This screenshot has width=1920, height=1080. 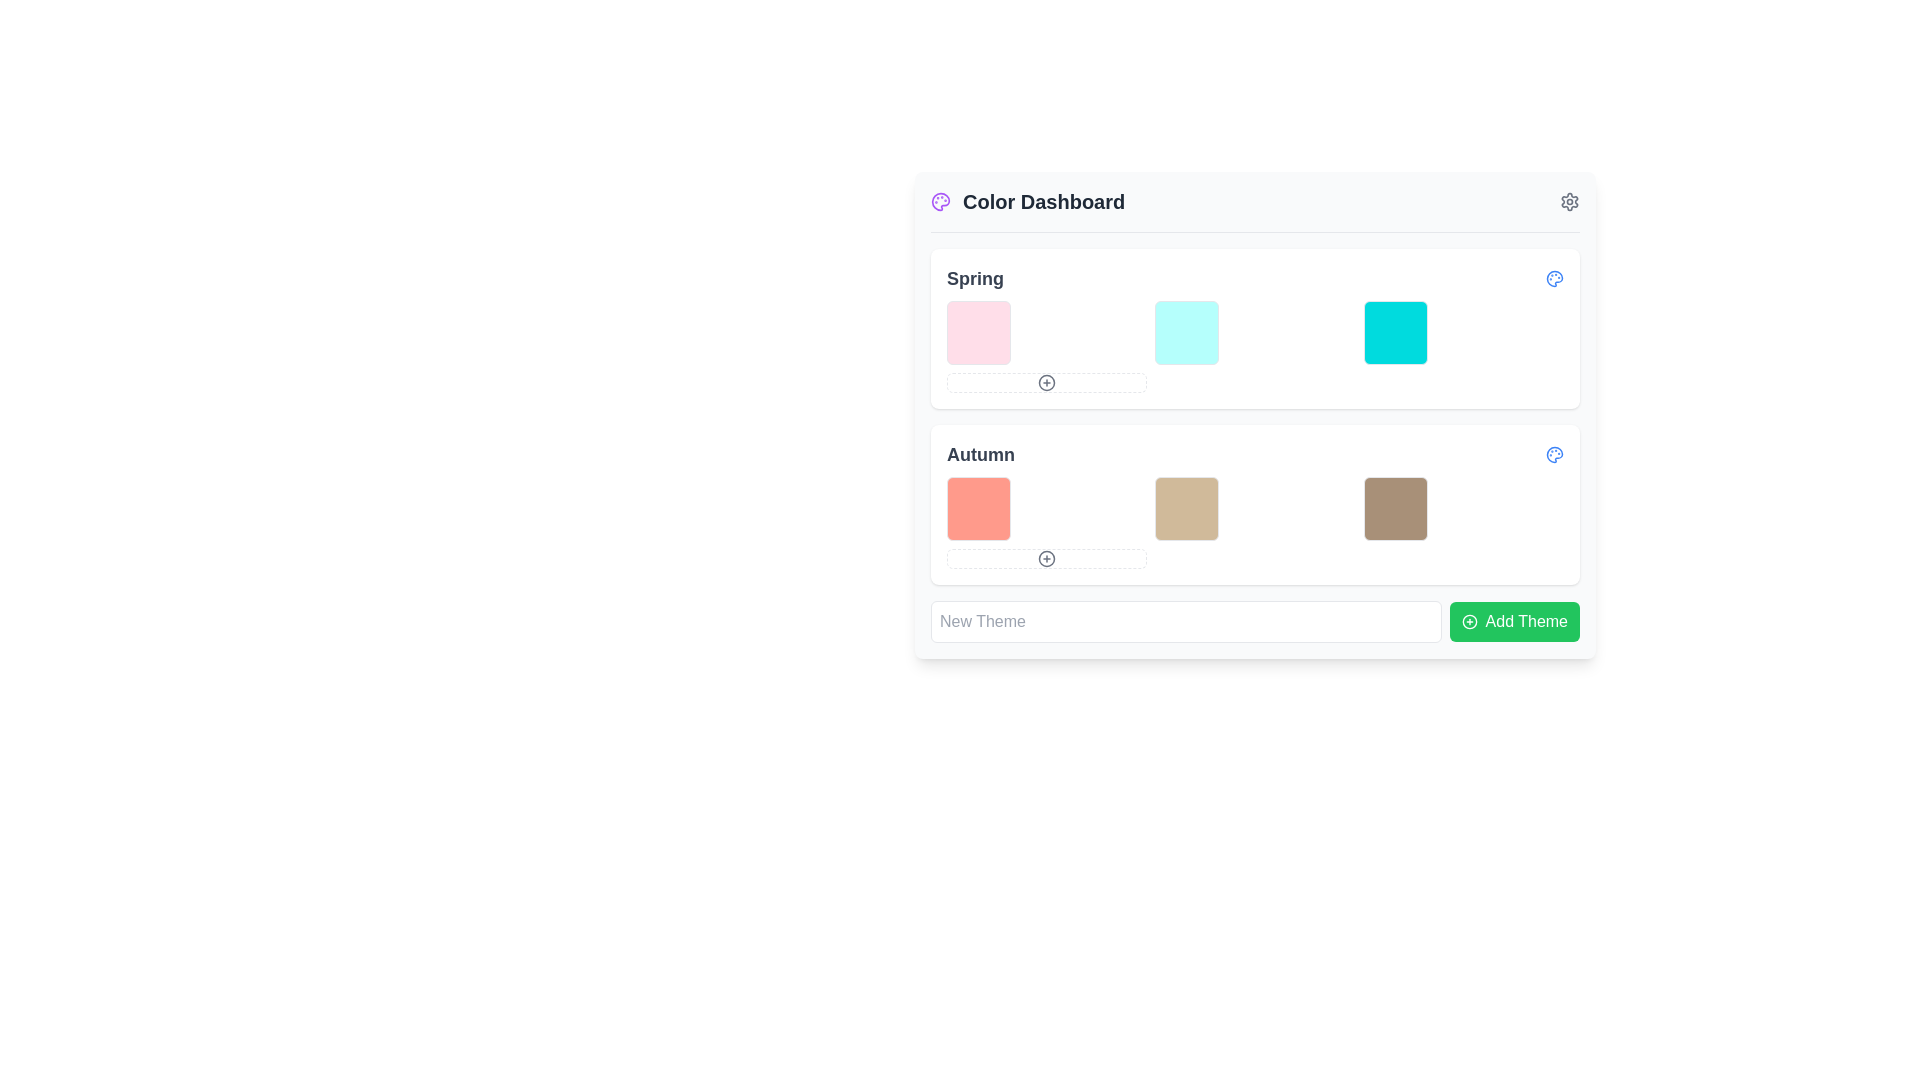 I want to click on the button with a circle plus icon located in the Autumn section of the Color Dashboard, so click(x=1046, y=559).